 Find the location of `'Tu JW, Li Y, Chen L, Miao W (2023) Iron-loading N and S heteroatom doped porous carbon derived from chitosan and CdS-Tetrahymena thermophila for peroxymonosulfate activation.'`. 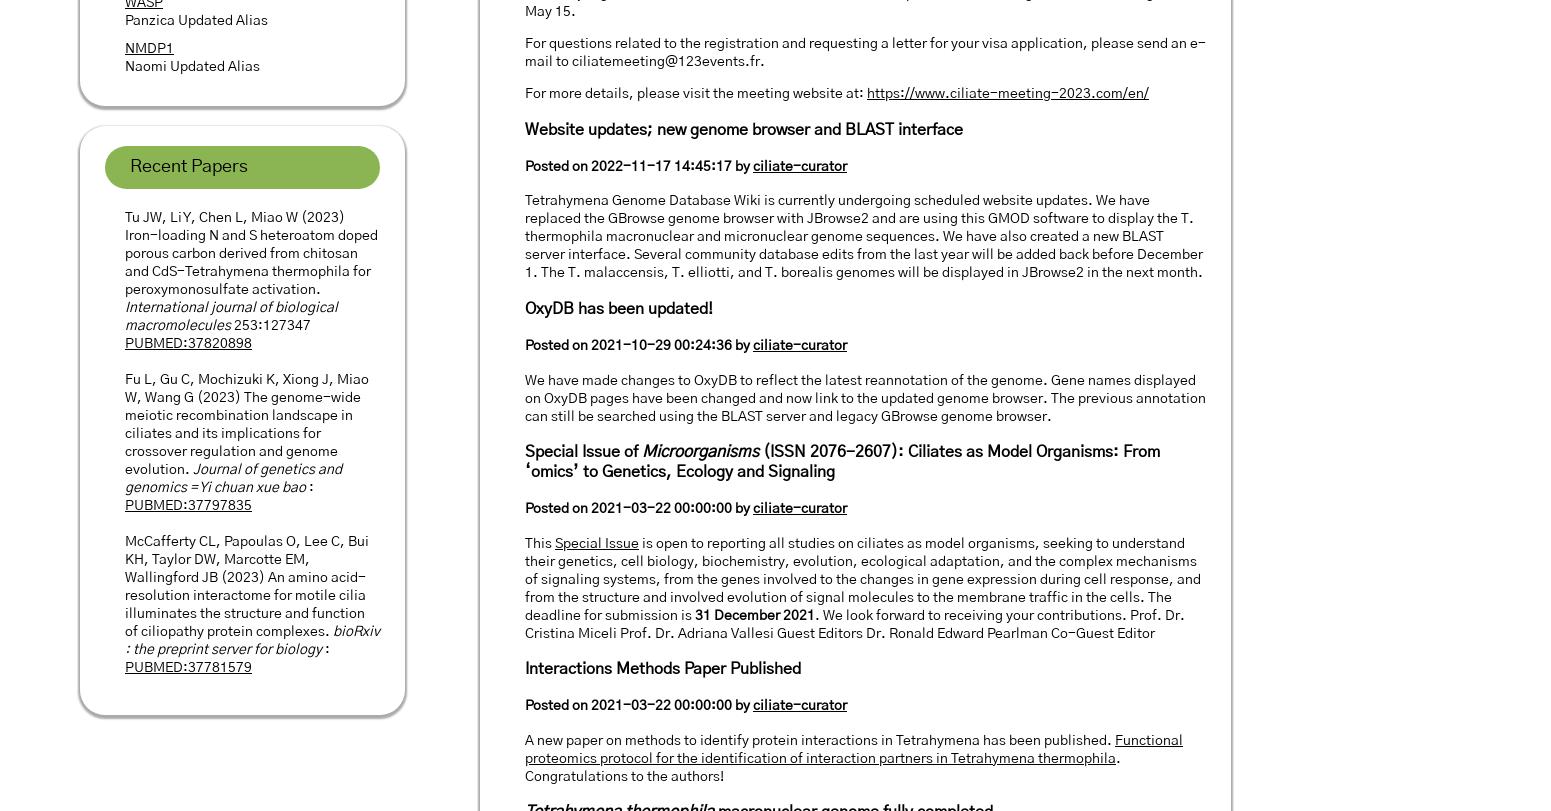

'Tu JW, Li Y, Chen L, Miao W (2023) Iron-loading N and S heteroatom doped porous carbon derived from chitosan and CdS-Tetrahymena thermophila for peroxymonosulfate activation.' is located at coordinates (125, 254).